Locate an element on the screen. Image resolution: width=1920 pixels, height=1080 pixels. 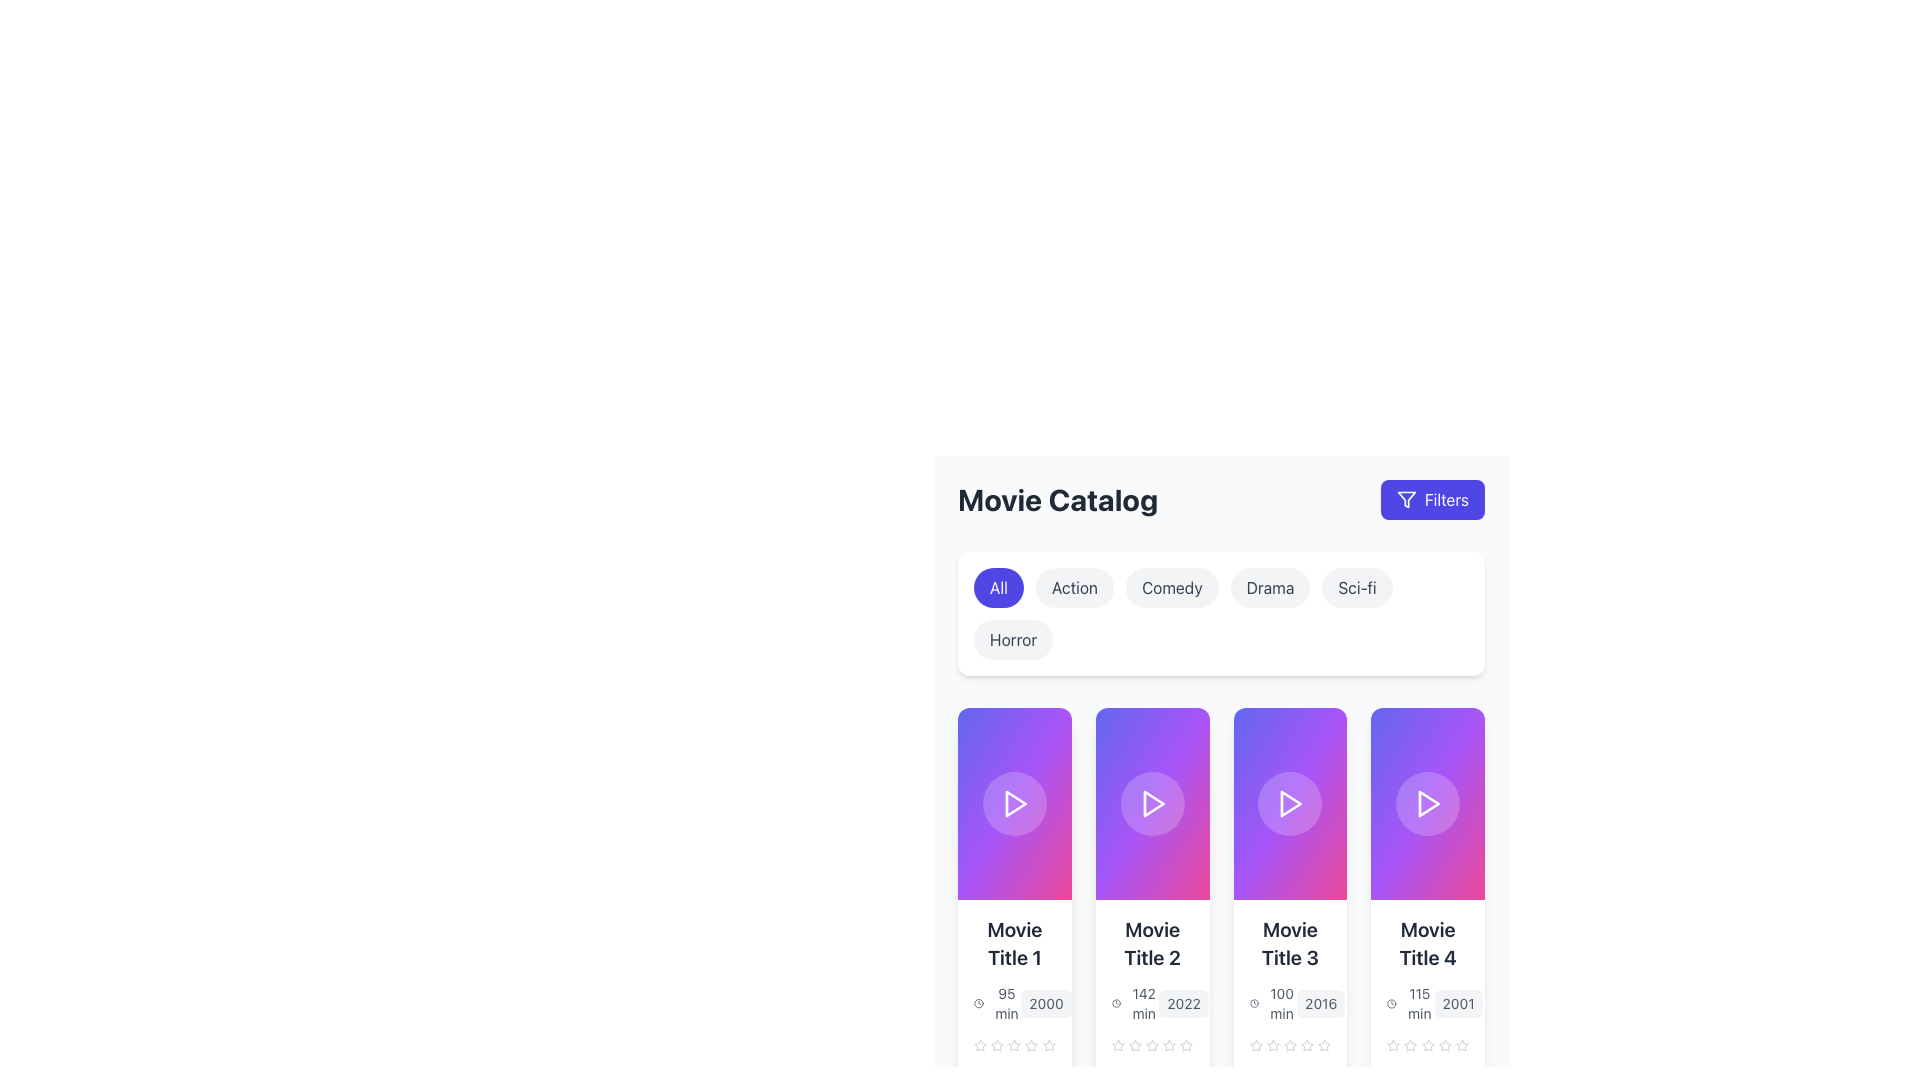
the triangular play button icon with a transparent inner area and a bold border, located in the second card of the movie catalog section is located at coordinates (1153, 802).